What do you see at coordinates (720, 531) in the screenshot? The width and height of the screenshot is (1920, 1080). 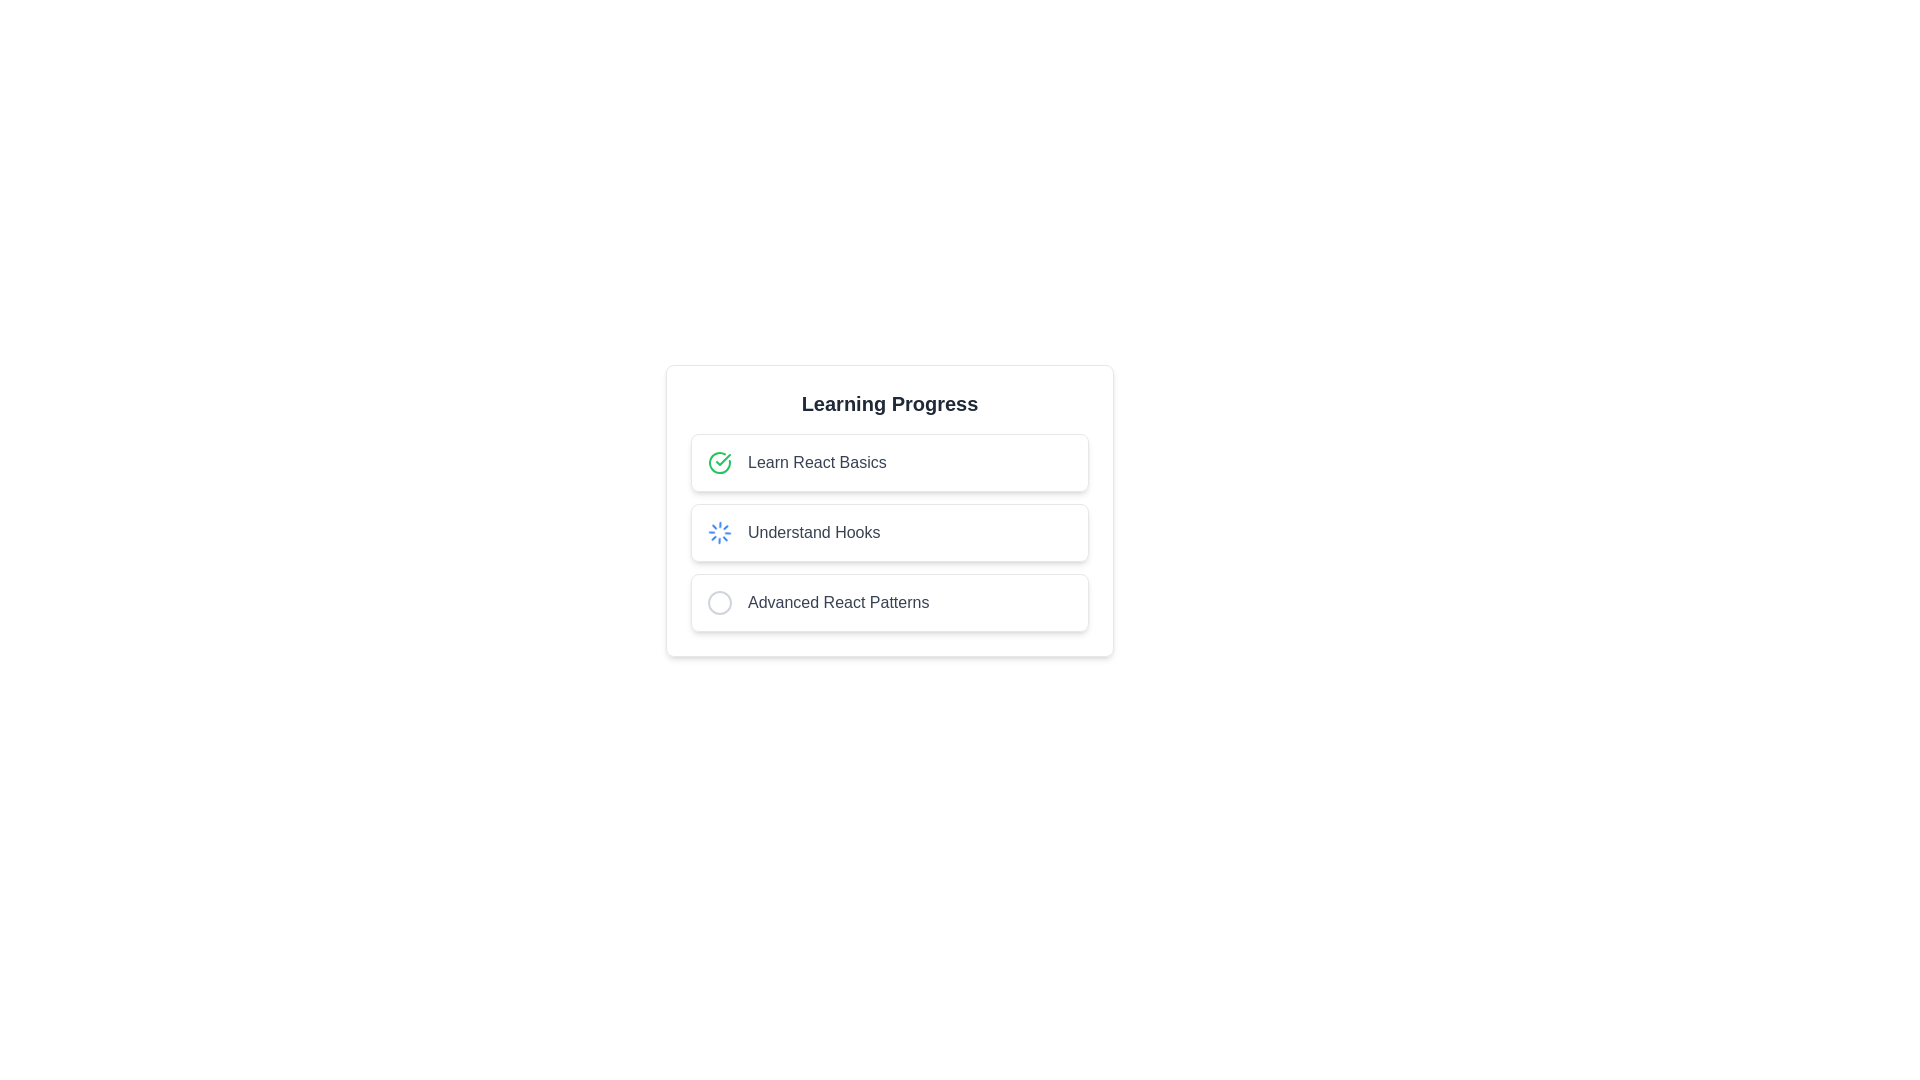 I see `the spinning loader icon with blue strokes, which is part of the second item in the 'Learning Progress' list, positioned to the left of the 'Understand Hooks' text` at bounding box center [720, 531].